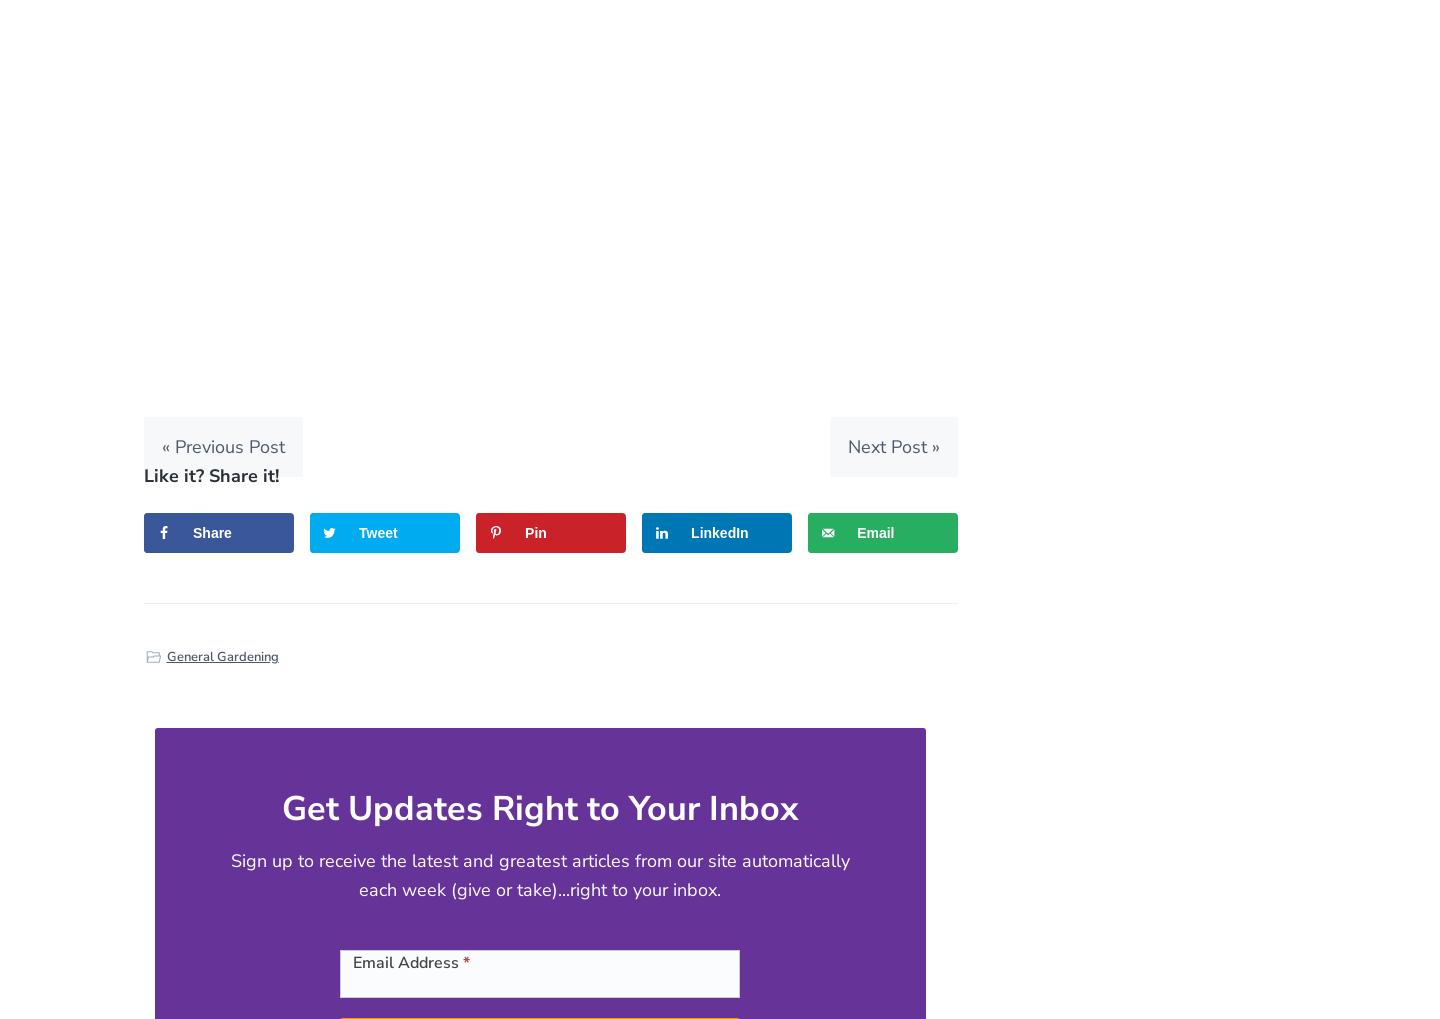 The image size is (1440, 1019). Describe the element at coordinates (211, 474) in the screenshot. I see `'Like it? Share it!'` at that location.